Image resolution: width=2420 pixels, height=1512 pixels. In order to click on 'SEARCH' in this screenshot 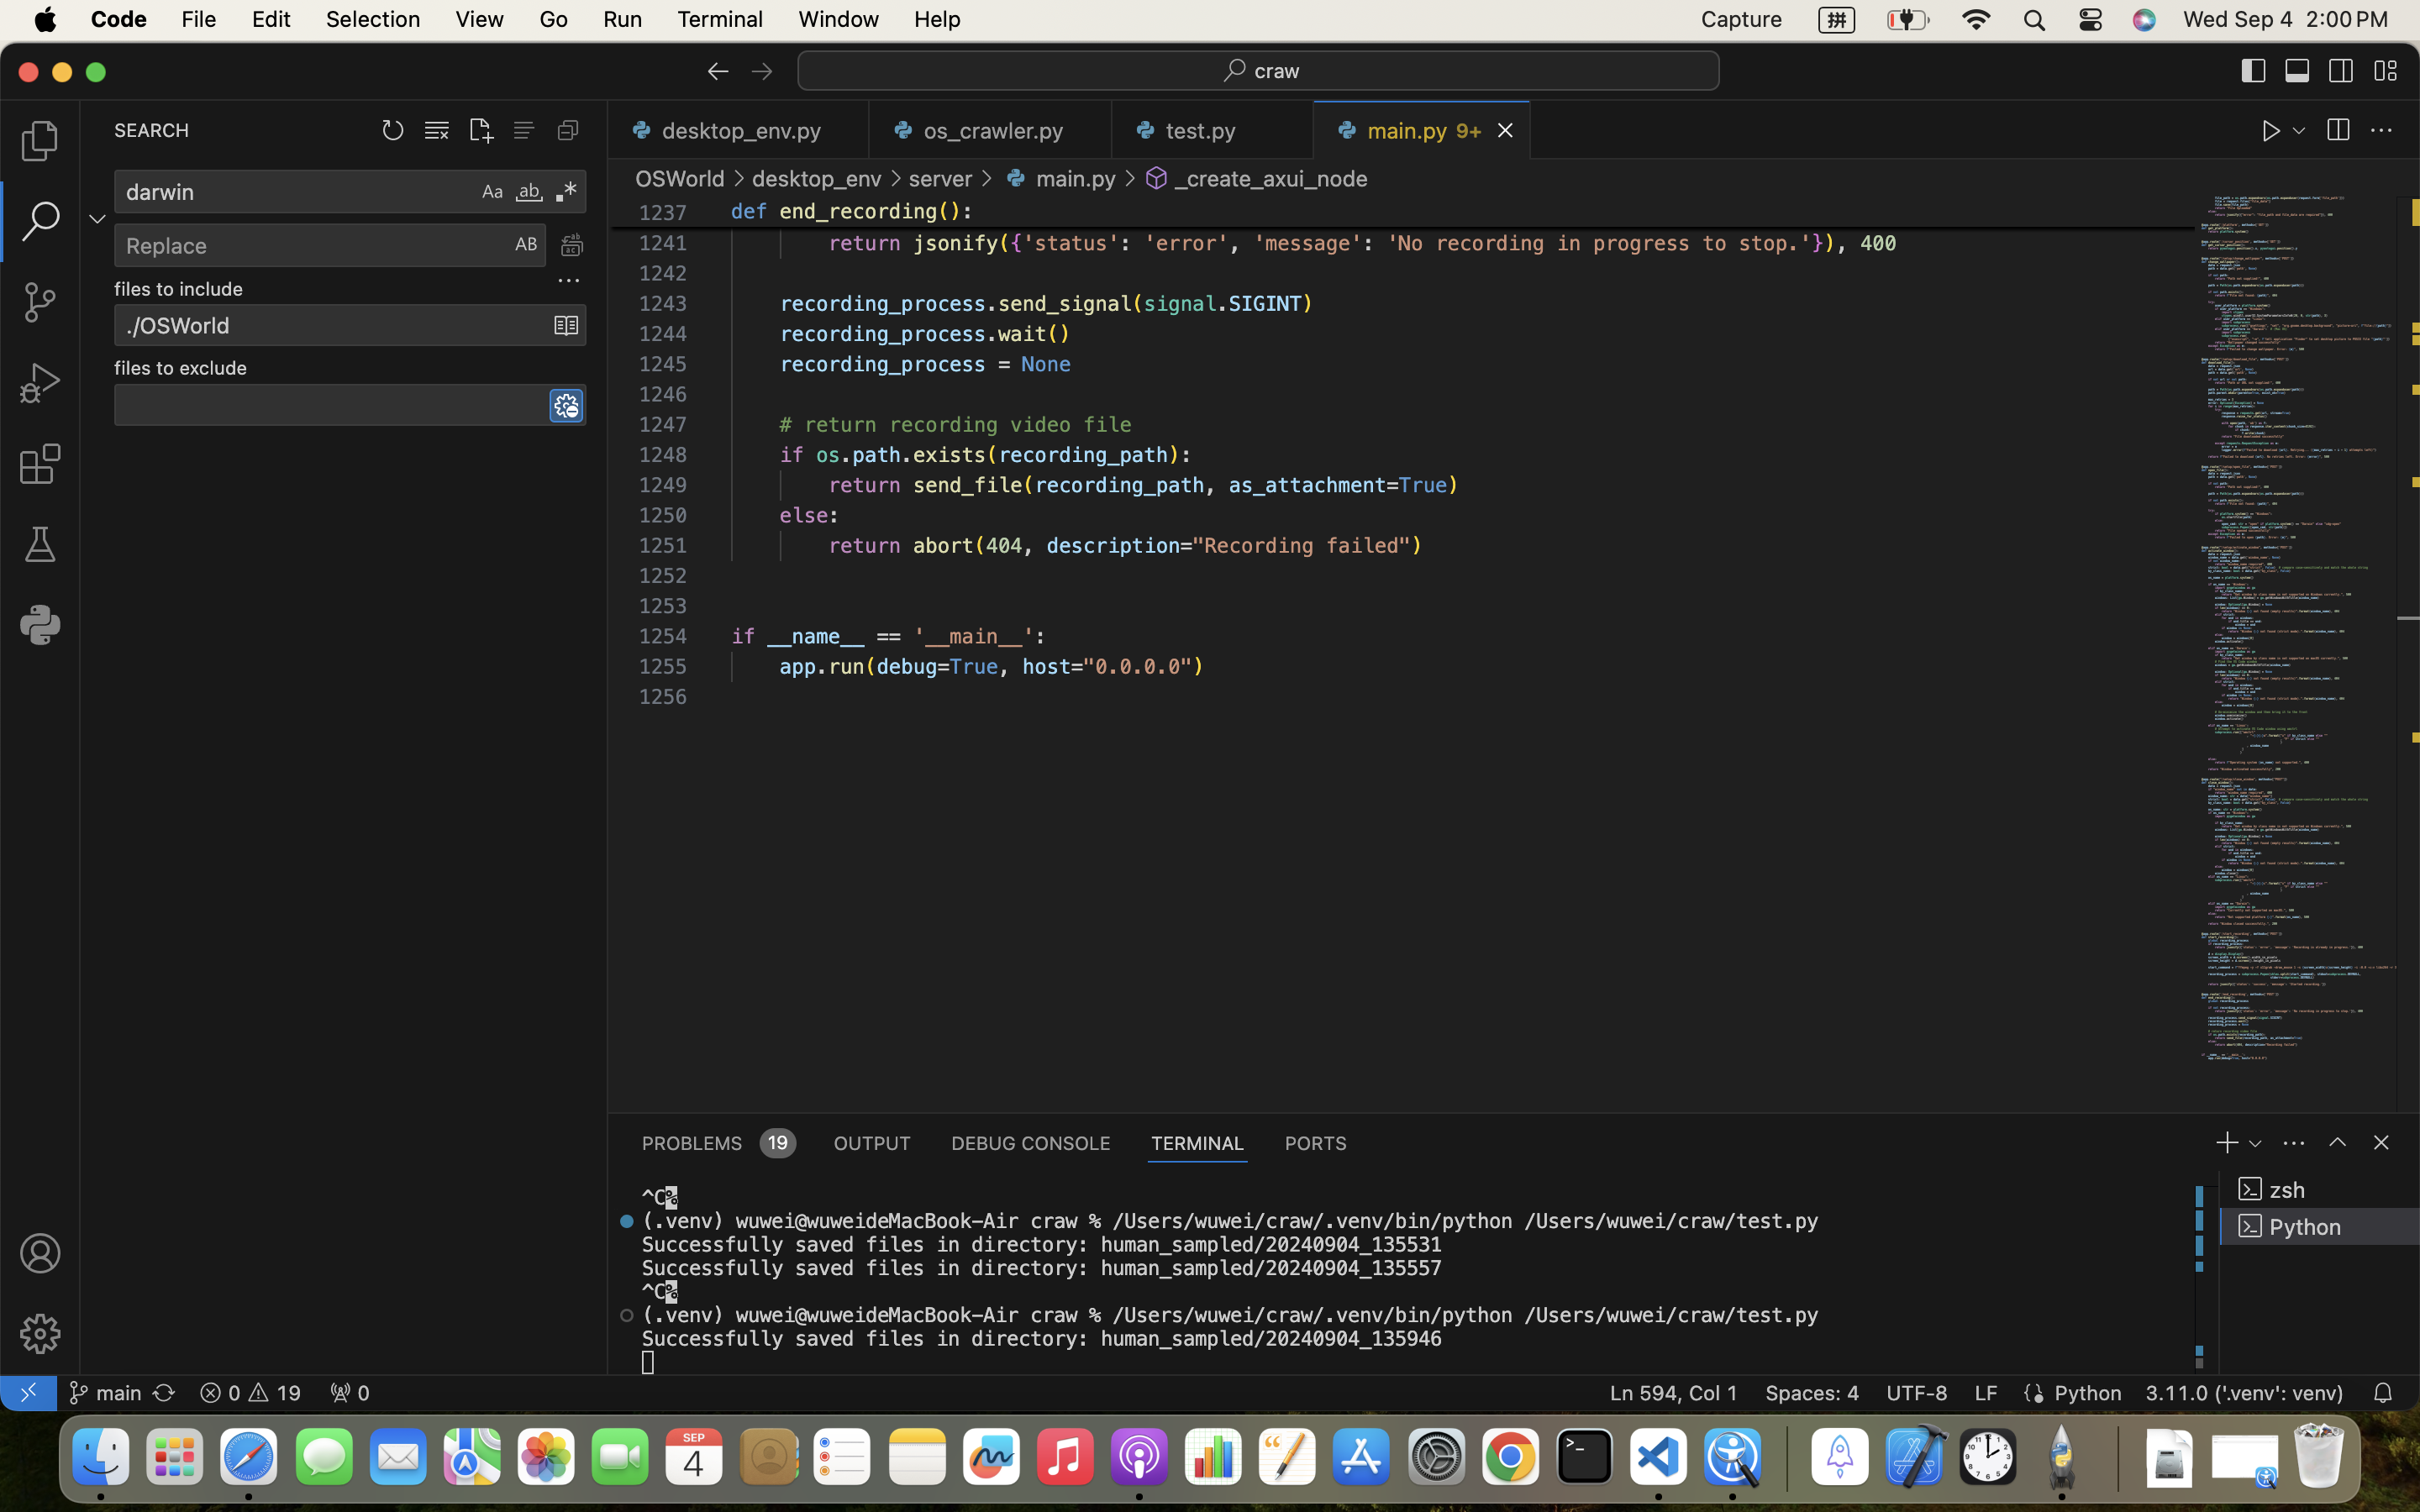, I will do `click(150, 129)`.